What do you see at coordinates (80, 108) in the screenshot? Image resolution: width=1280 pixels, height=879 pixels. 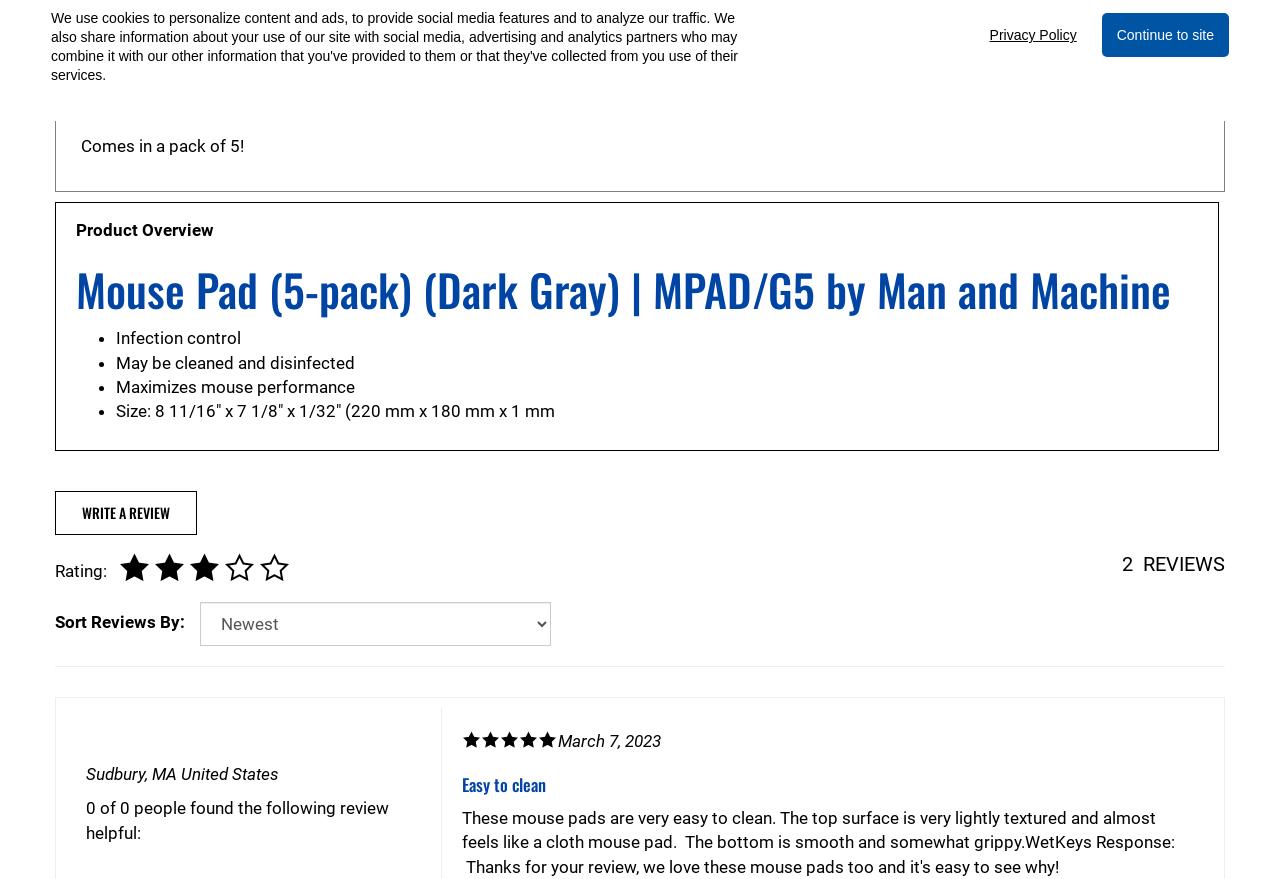 I see `'Can be cleaned, disinfected or sterilized in autoclave (lowest setting)'` at bounding box center [80, 108].